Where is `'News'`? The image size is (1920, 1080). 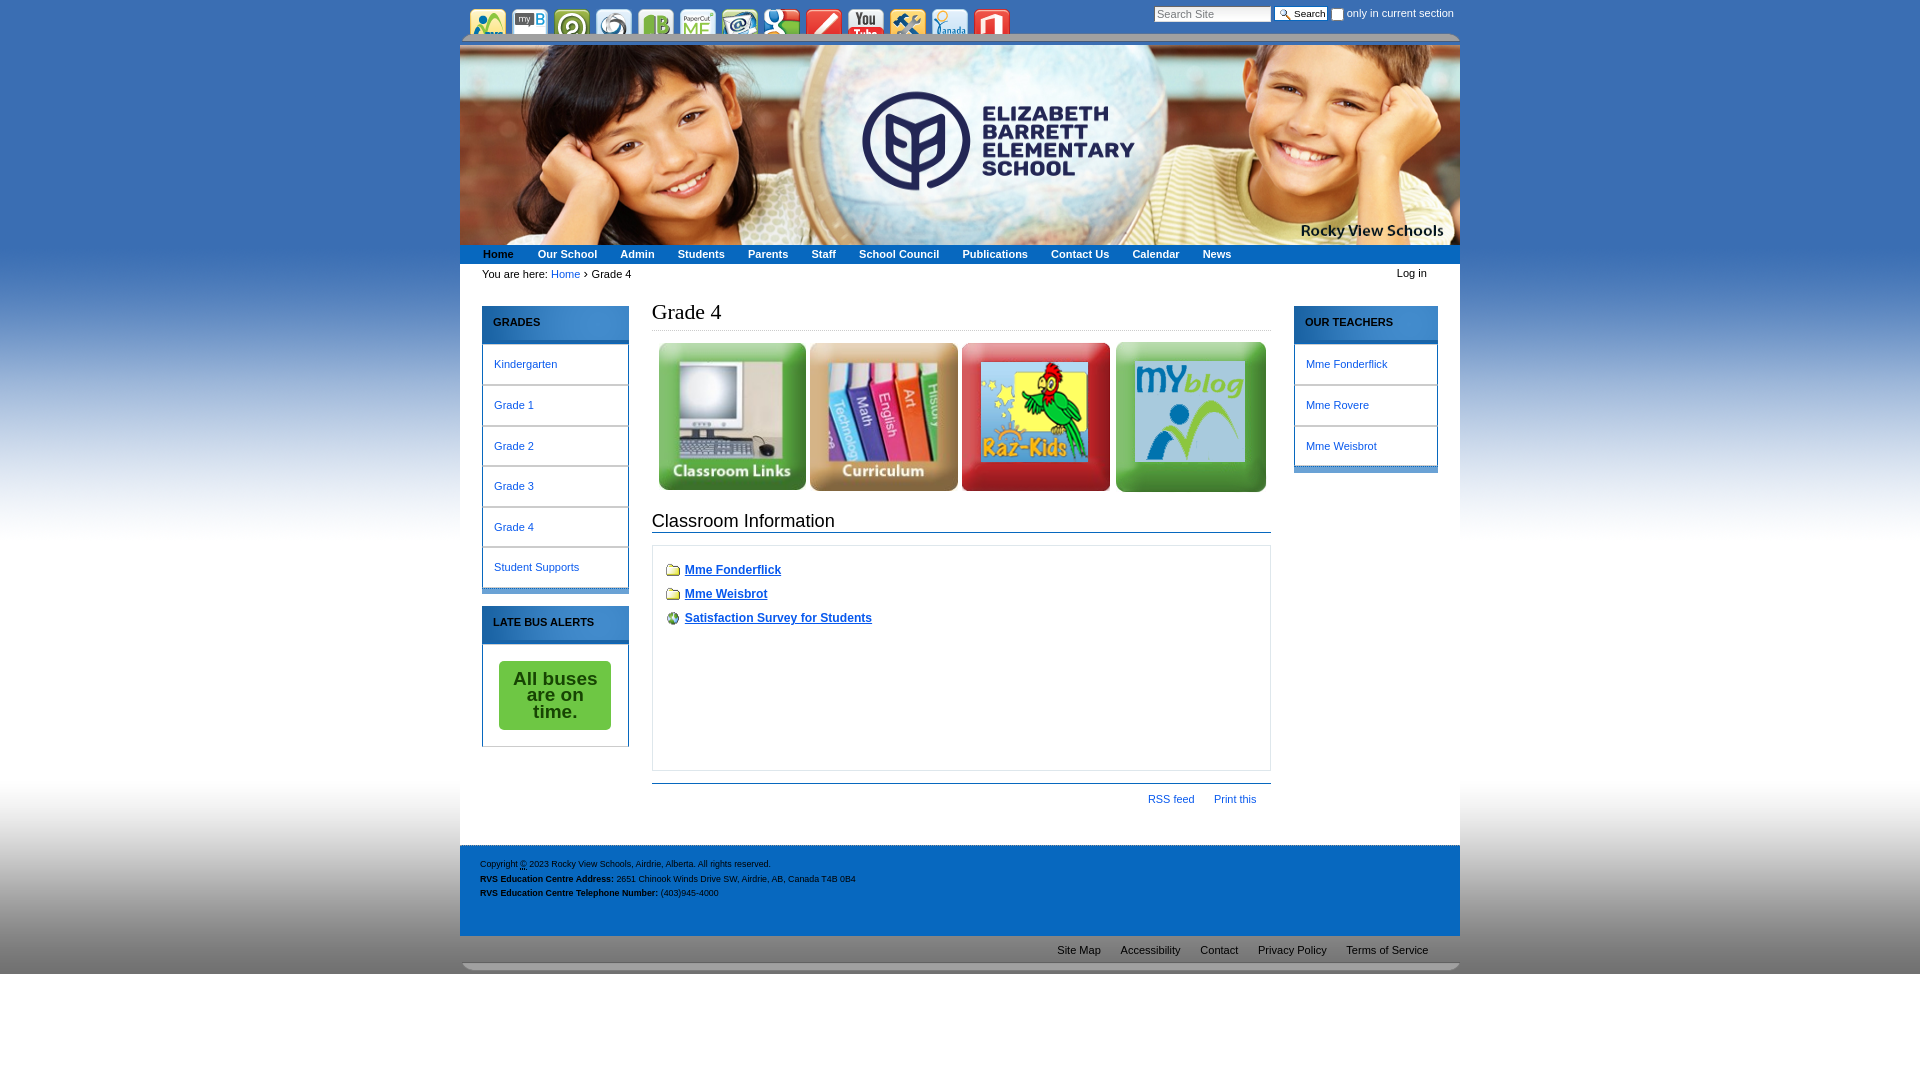 'News' is located at coordinates (1213, 253).